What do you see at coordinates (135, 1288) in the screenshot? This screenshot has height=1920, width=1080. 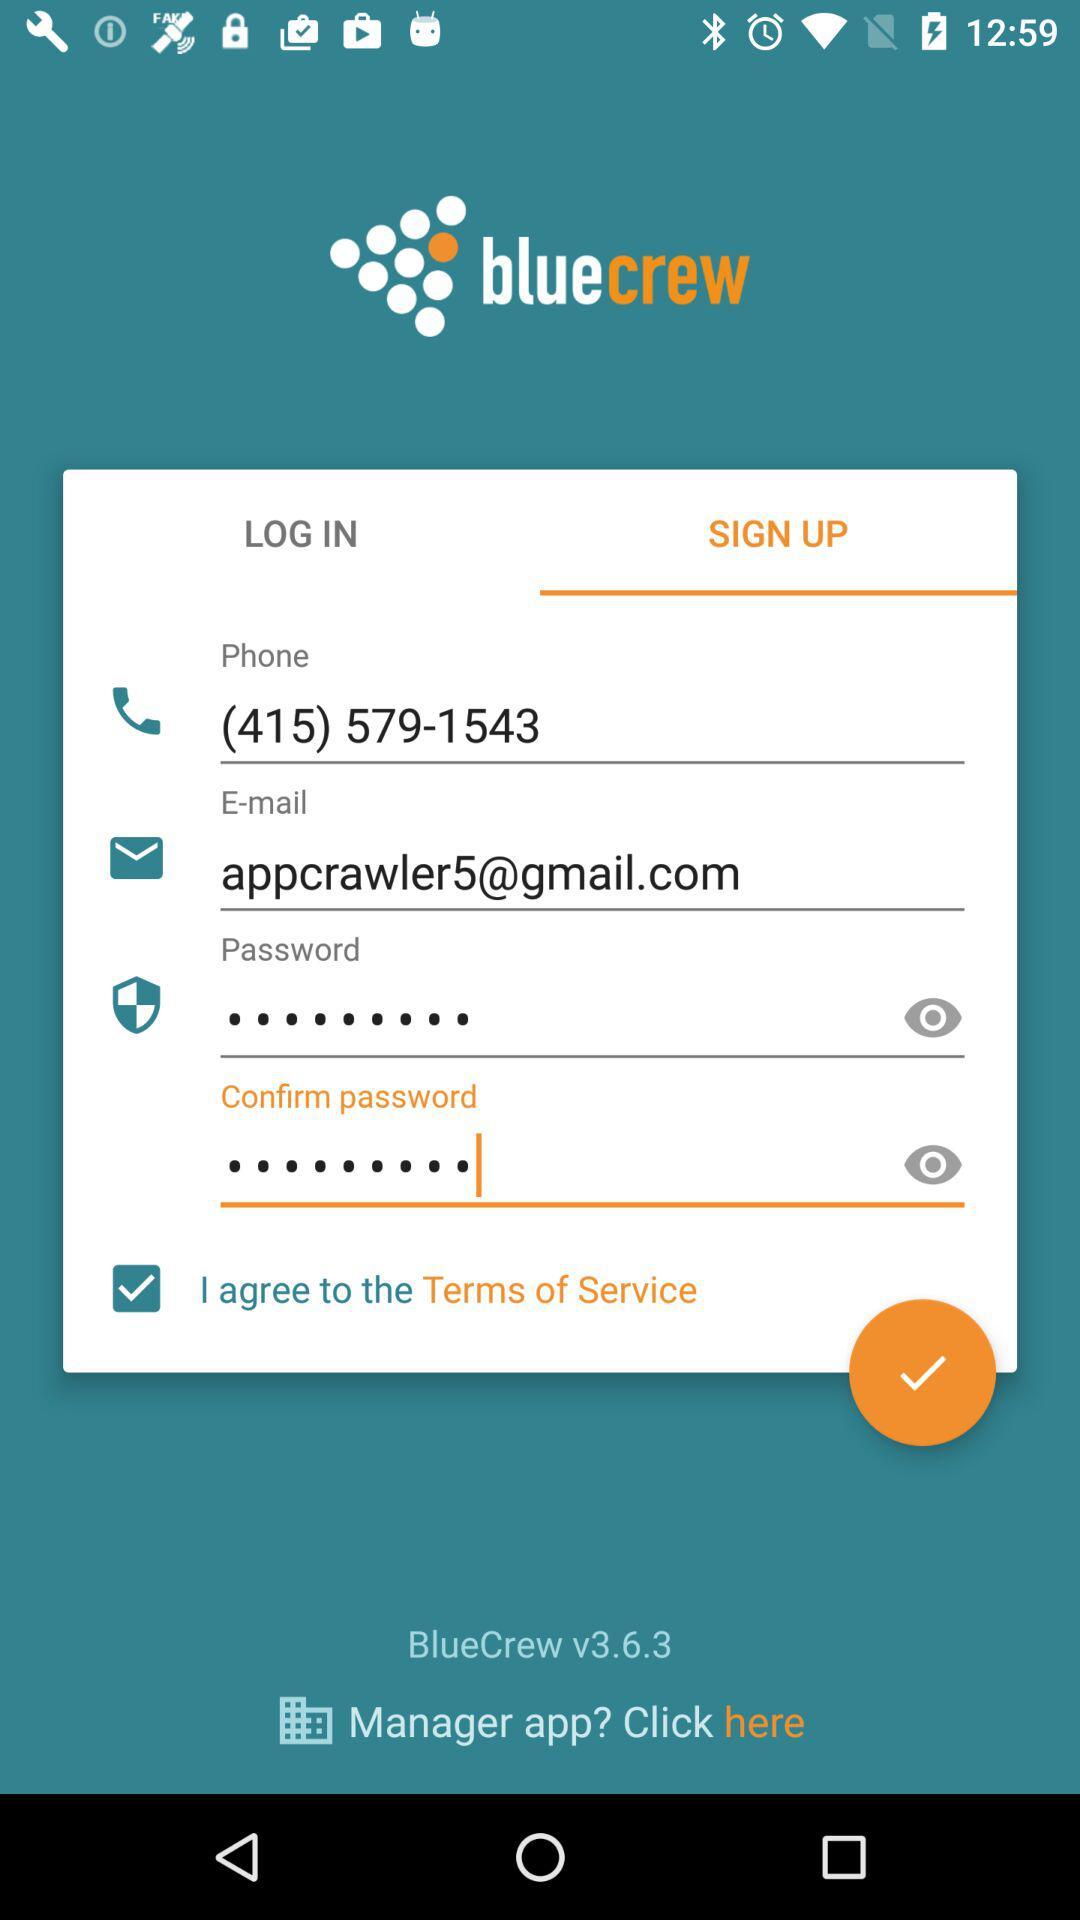 I see `item above bluecrew v3 6 item` at bounding box center [135, 1288].